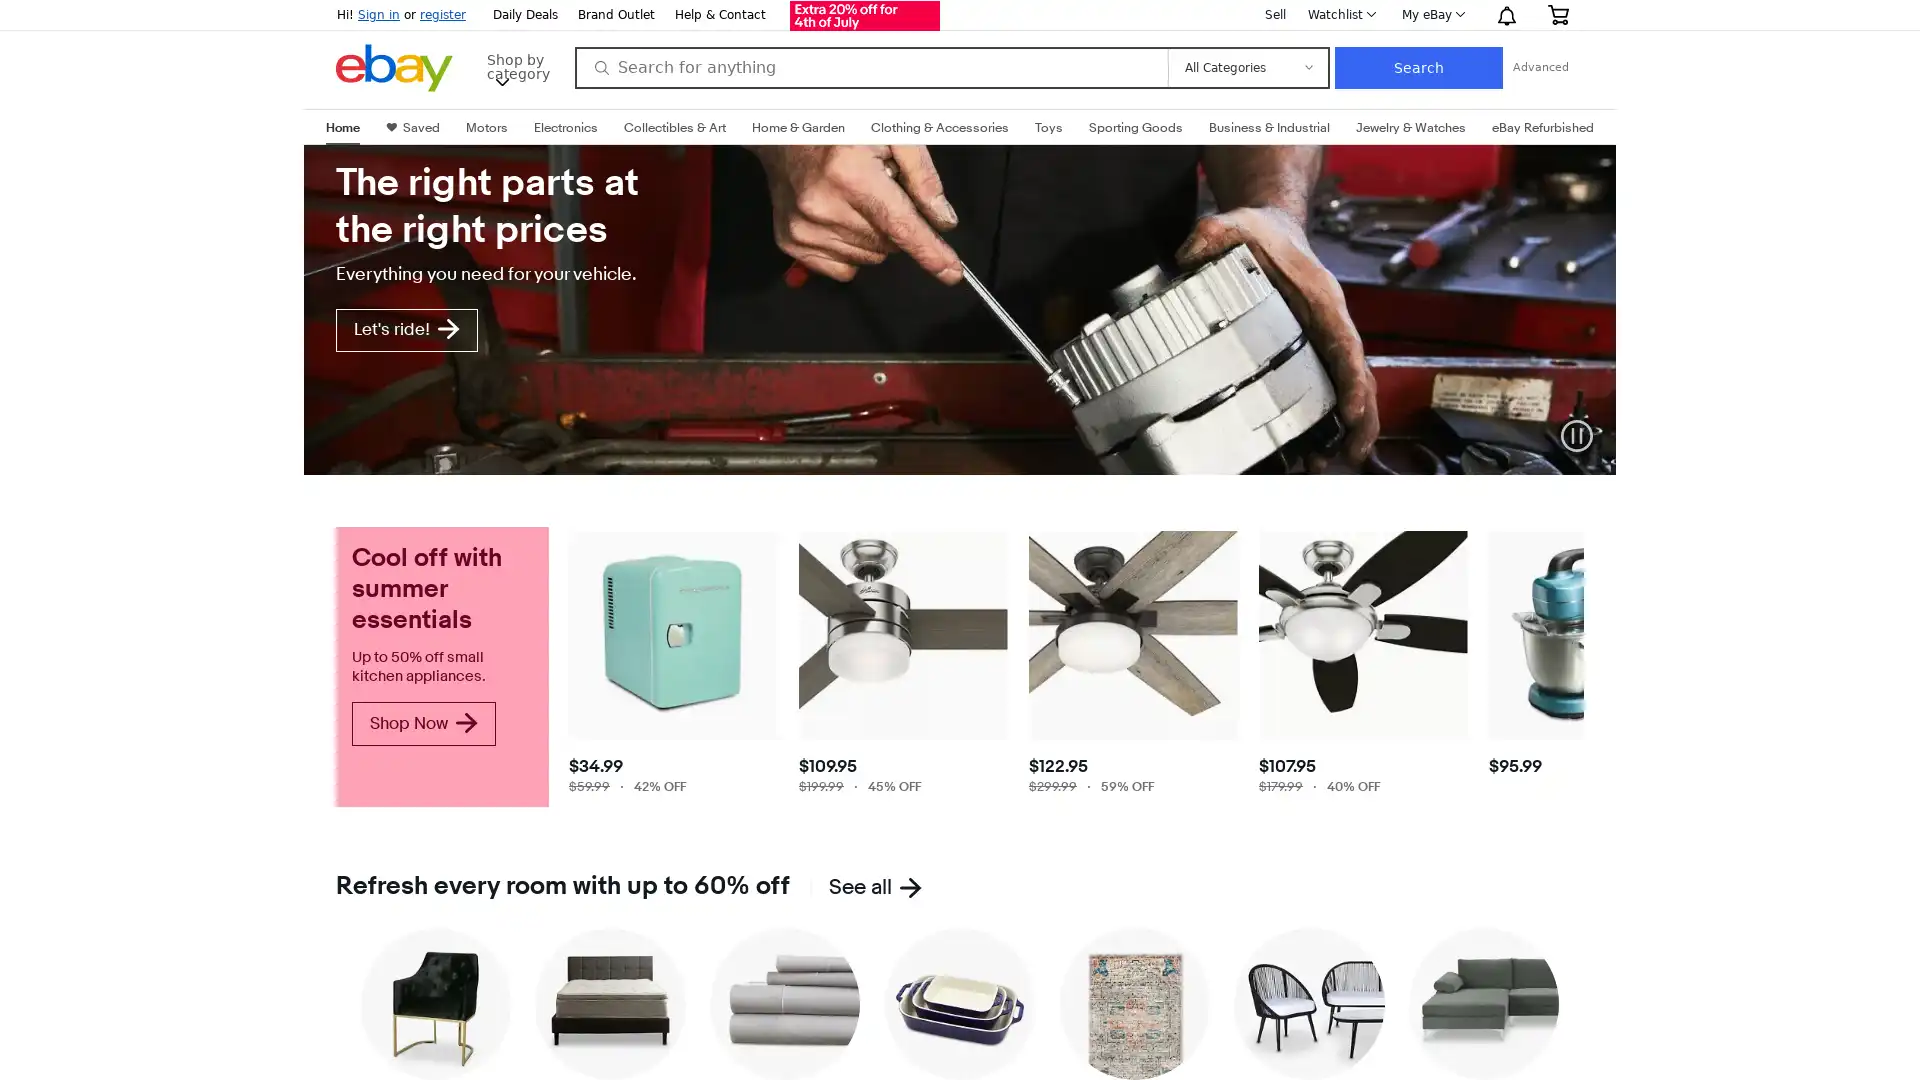 The width and height of the screenshot is (1920, 1080). I want to click on Shop by category, so click(522, 64).